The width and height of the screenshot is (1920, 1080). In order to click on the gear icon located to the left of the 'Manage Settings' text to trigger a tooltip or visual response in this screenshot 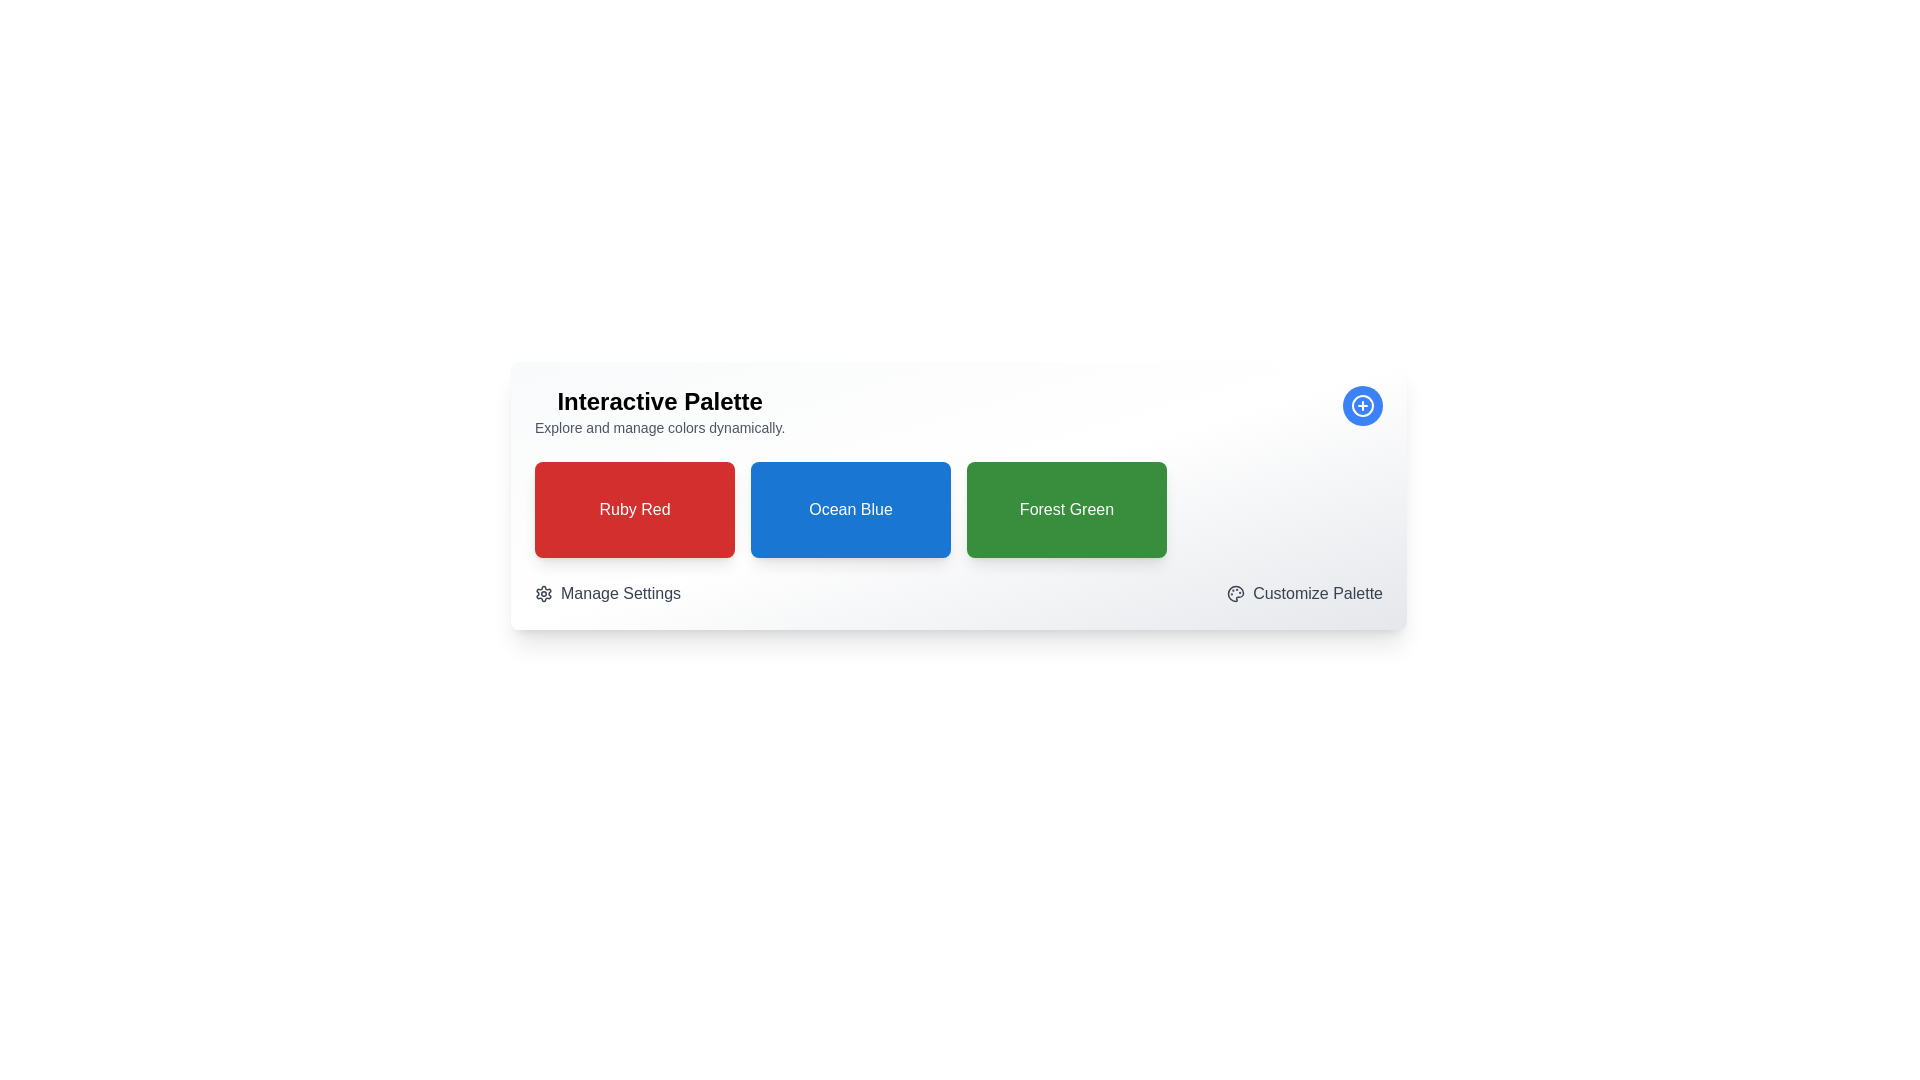, I will do `click(543, 593)`.